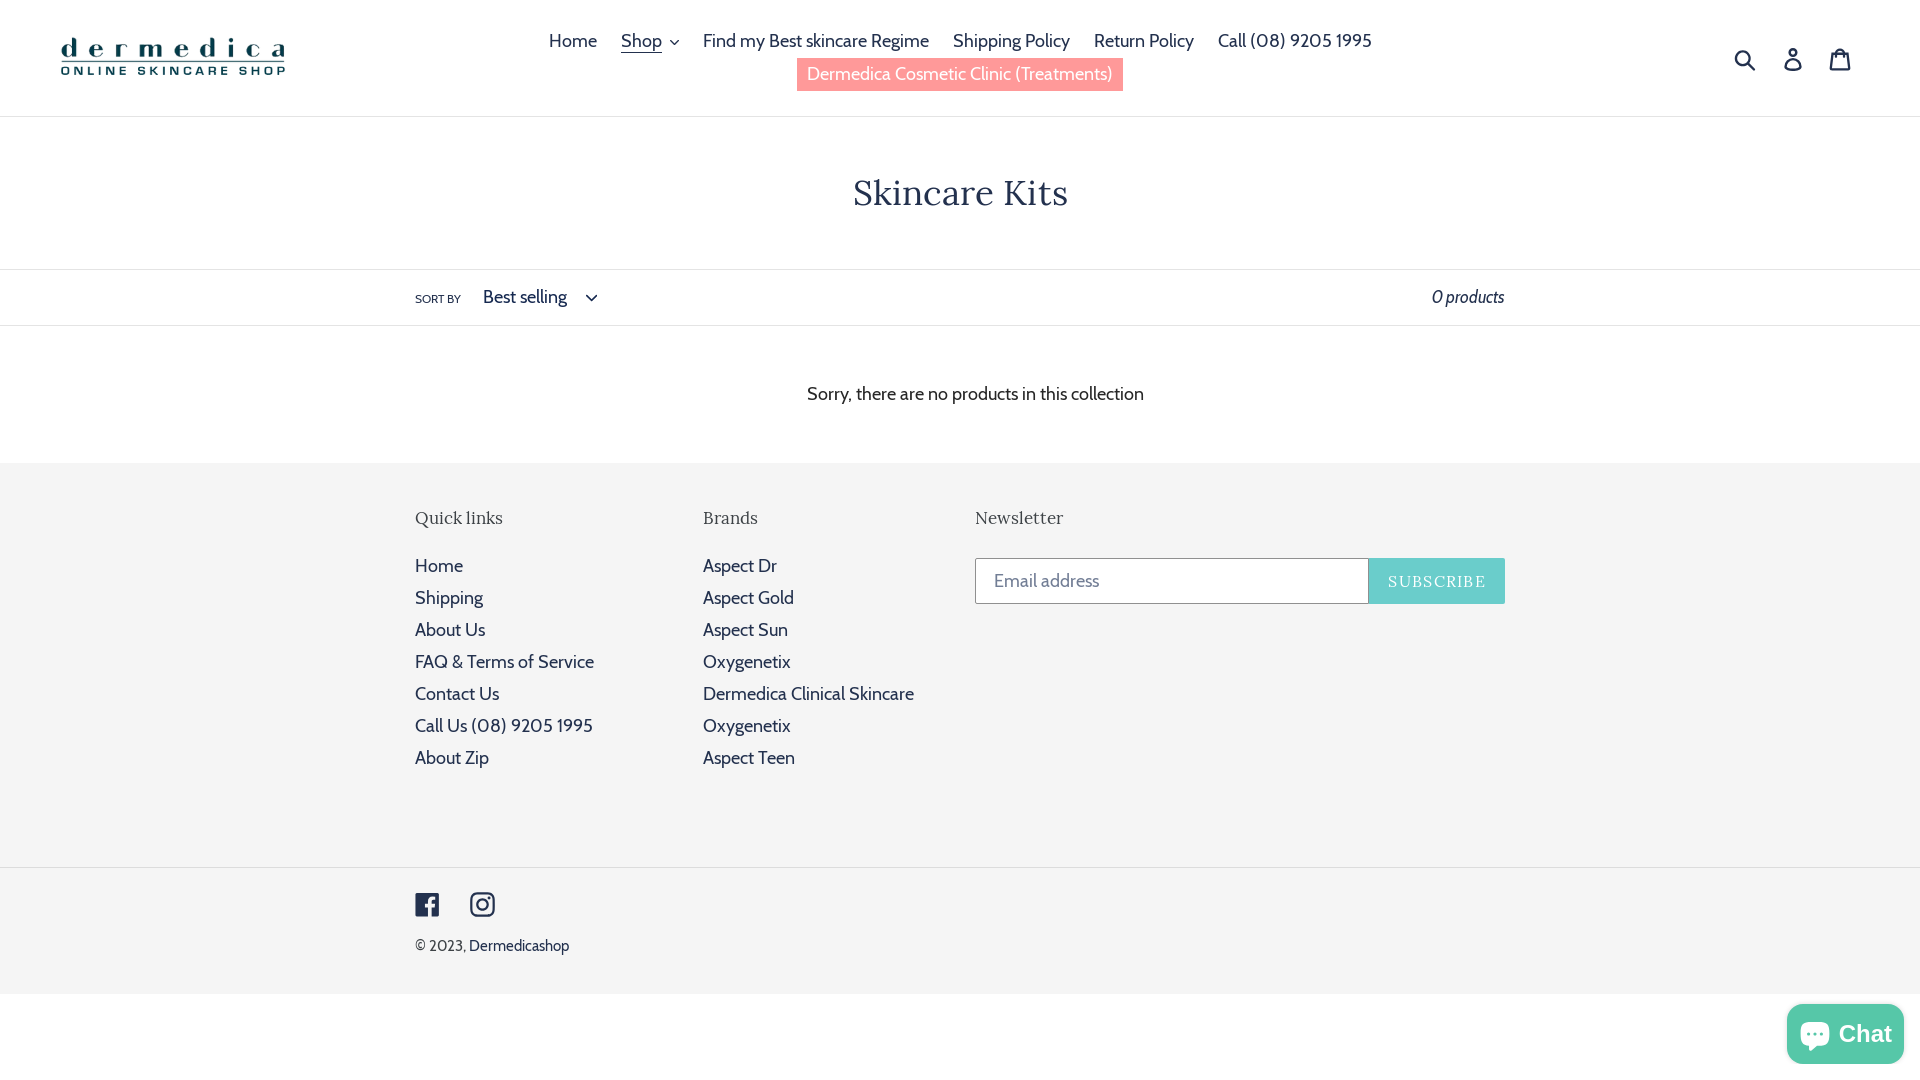  I want to click on 'Home', so click(570, 41).